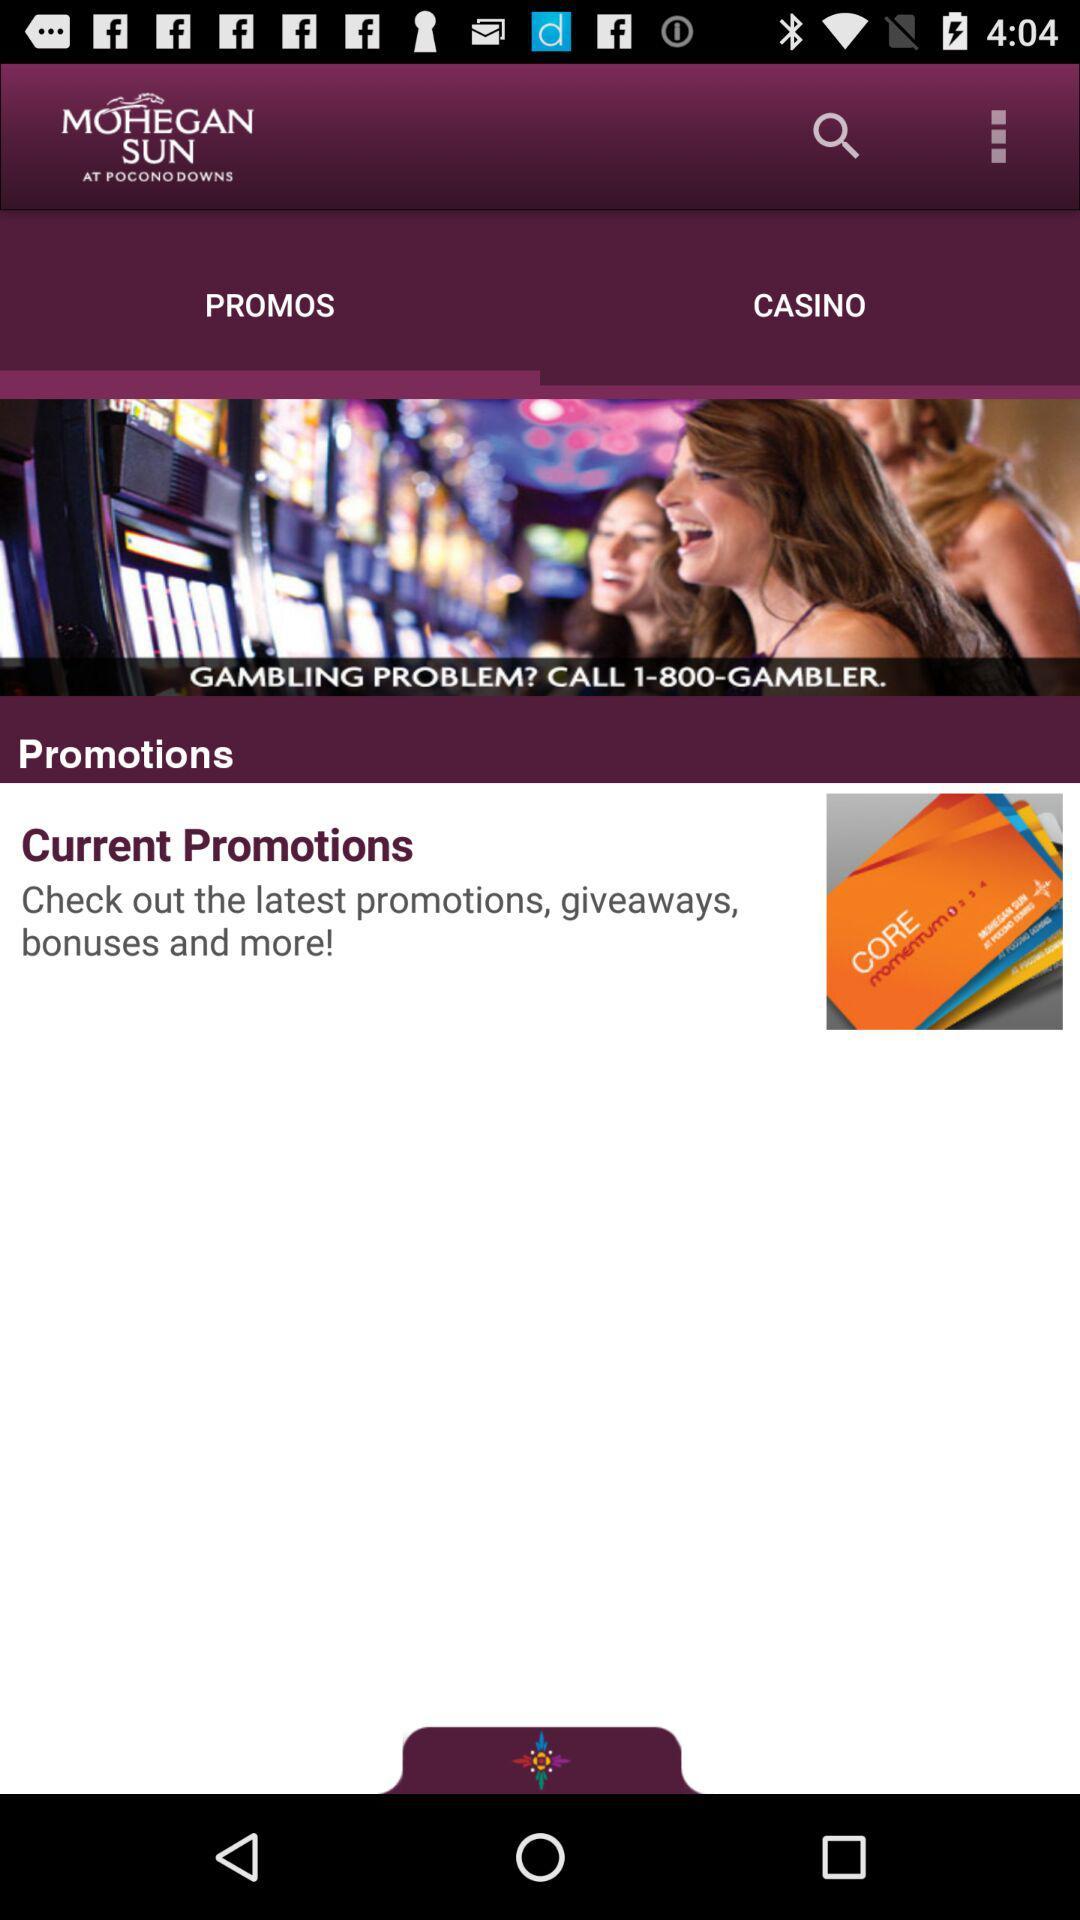 The width and height of the screenshot is (1080, 1920). What do you see at coordinates (837, 135) in the screenshot?
I see `app next to the promos icon` at bounding box center [837, 135].